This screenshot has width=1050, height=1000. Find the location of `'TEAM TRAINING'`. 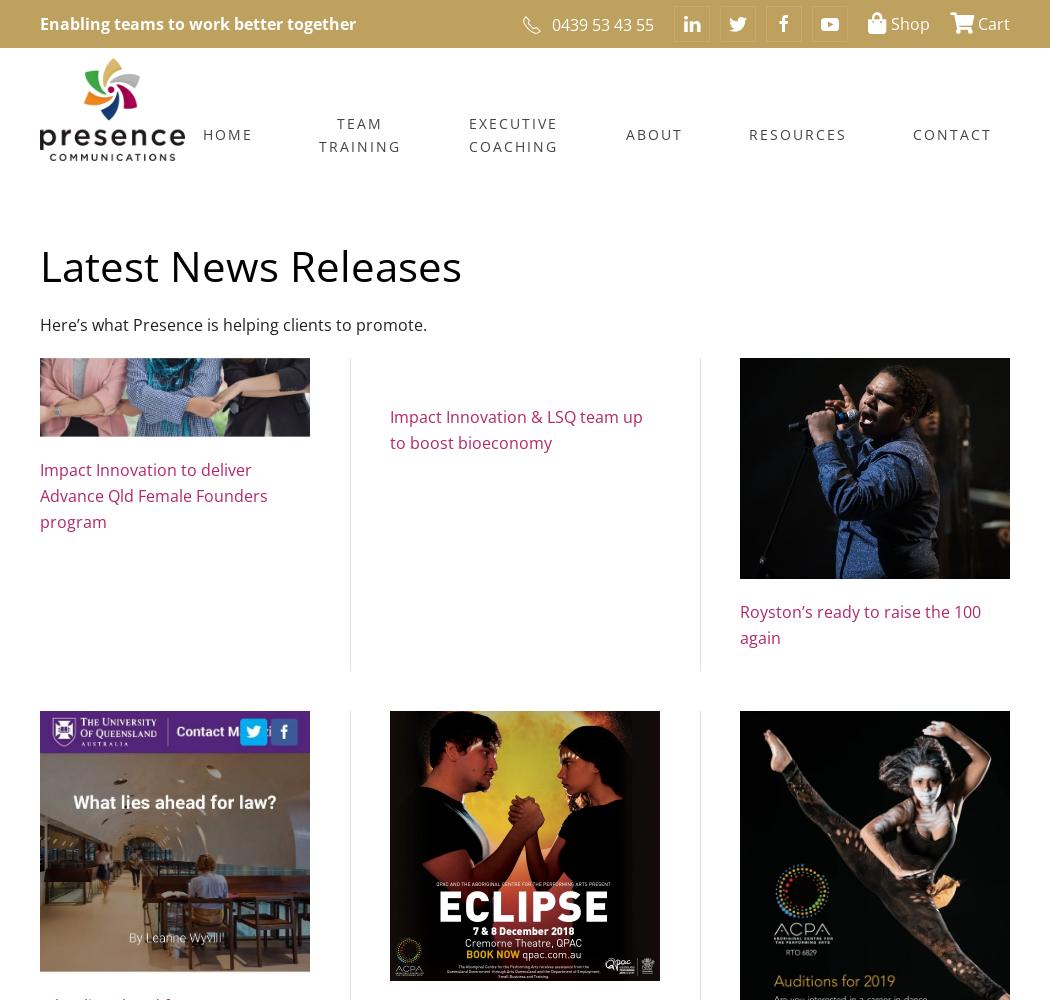

'TEAM TRAINING' is located at coordinates (357, 134).